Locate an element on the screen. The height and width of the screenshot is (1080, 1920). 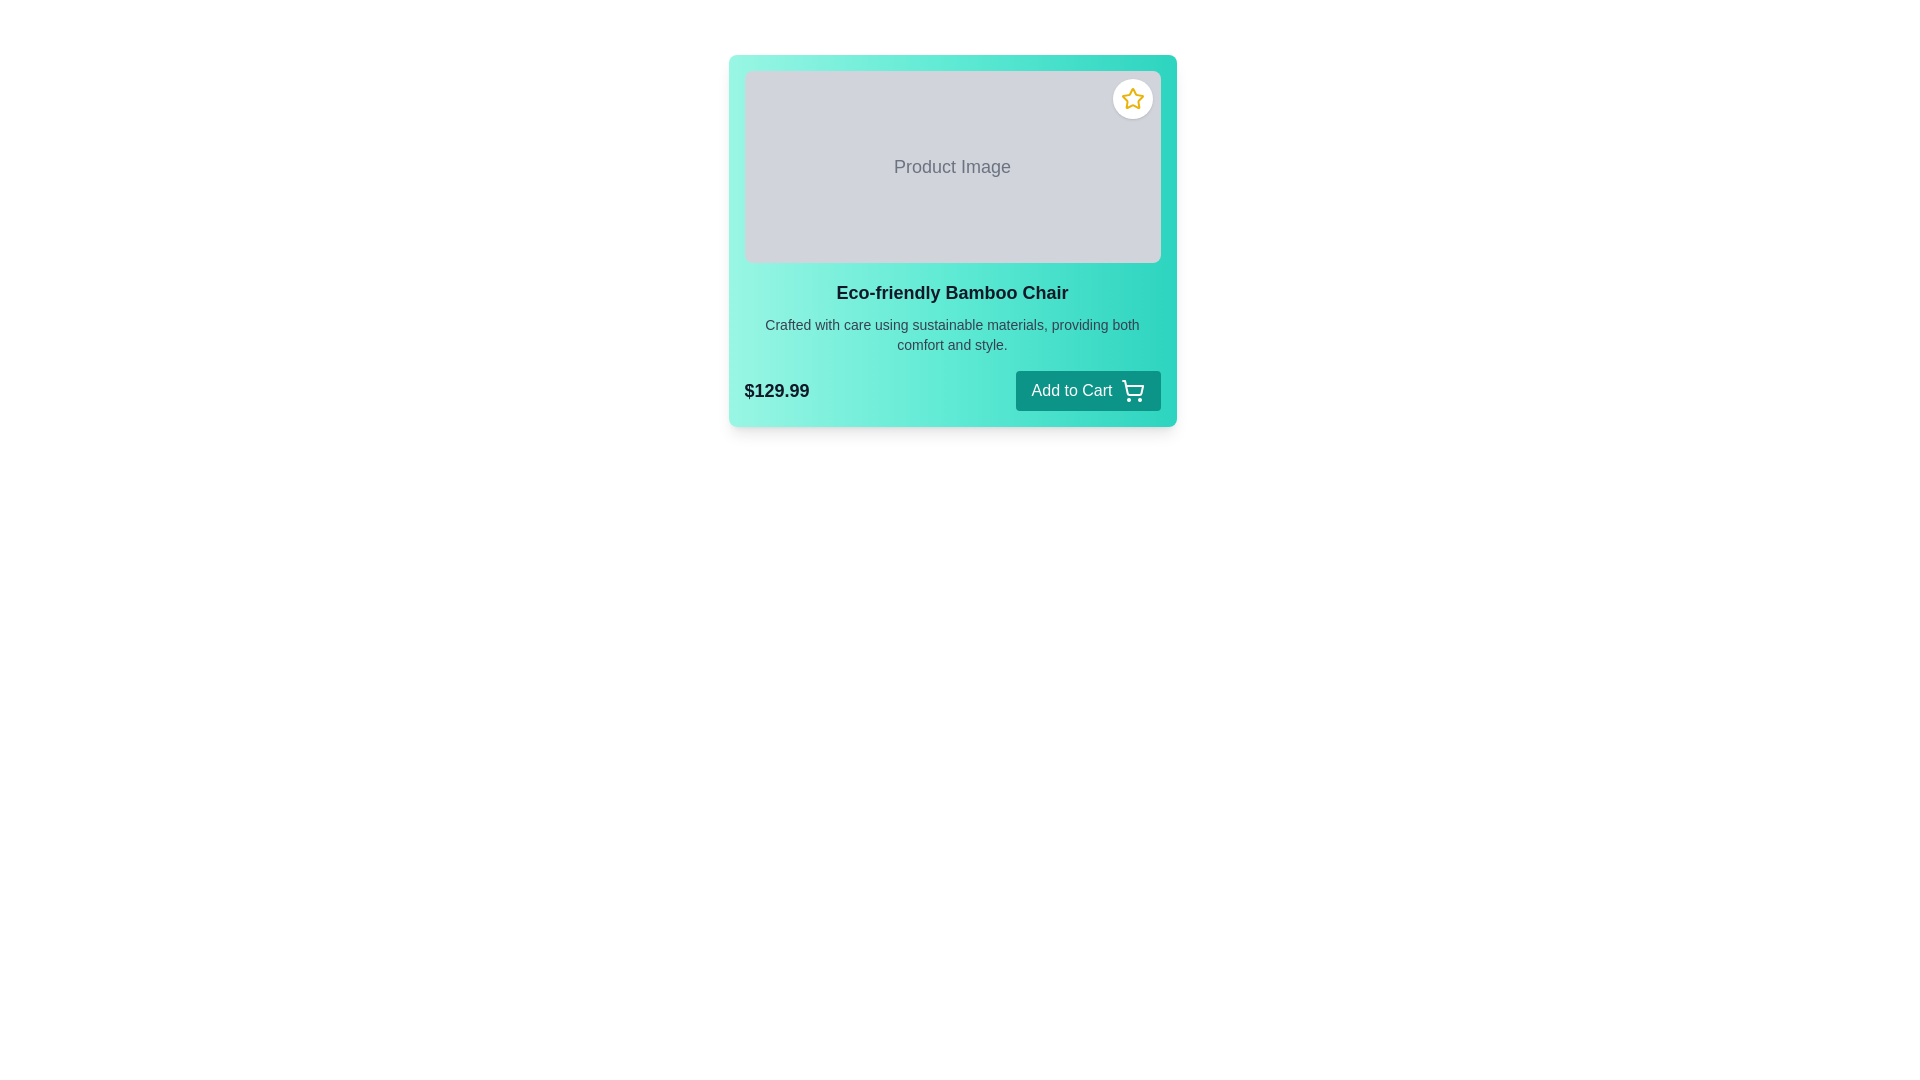
the price text displaying '$129.99' in large bold font, which is located at the bottom-left corner of the product details panel is located at coordinates (776, 390).